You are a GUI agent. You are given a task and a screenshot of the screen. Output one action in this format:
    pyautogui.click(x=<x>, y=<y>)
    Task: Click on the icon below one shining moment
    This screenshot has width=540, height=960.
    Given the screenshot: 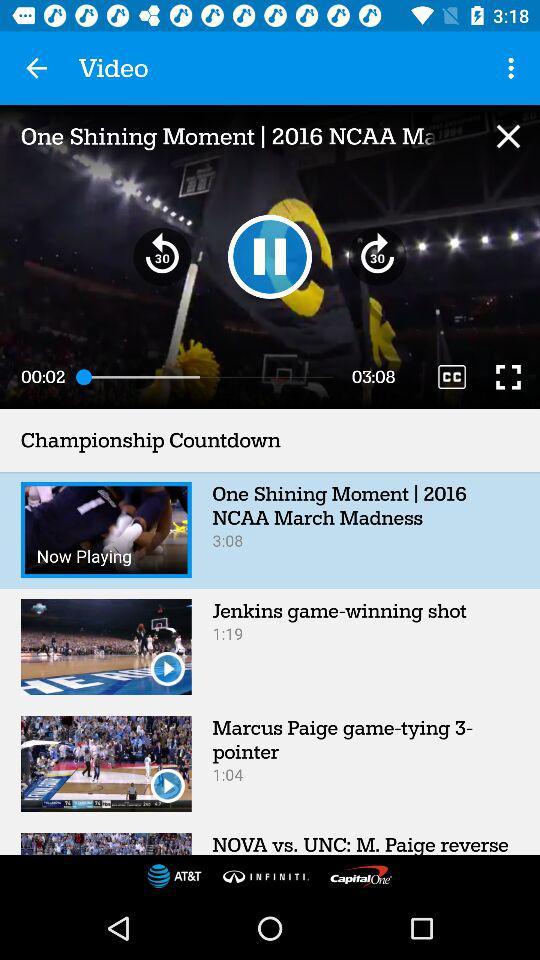 What is the action you would take?
    pyautogui.click(x=270, y=255)
    